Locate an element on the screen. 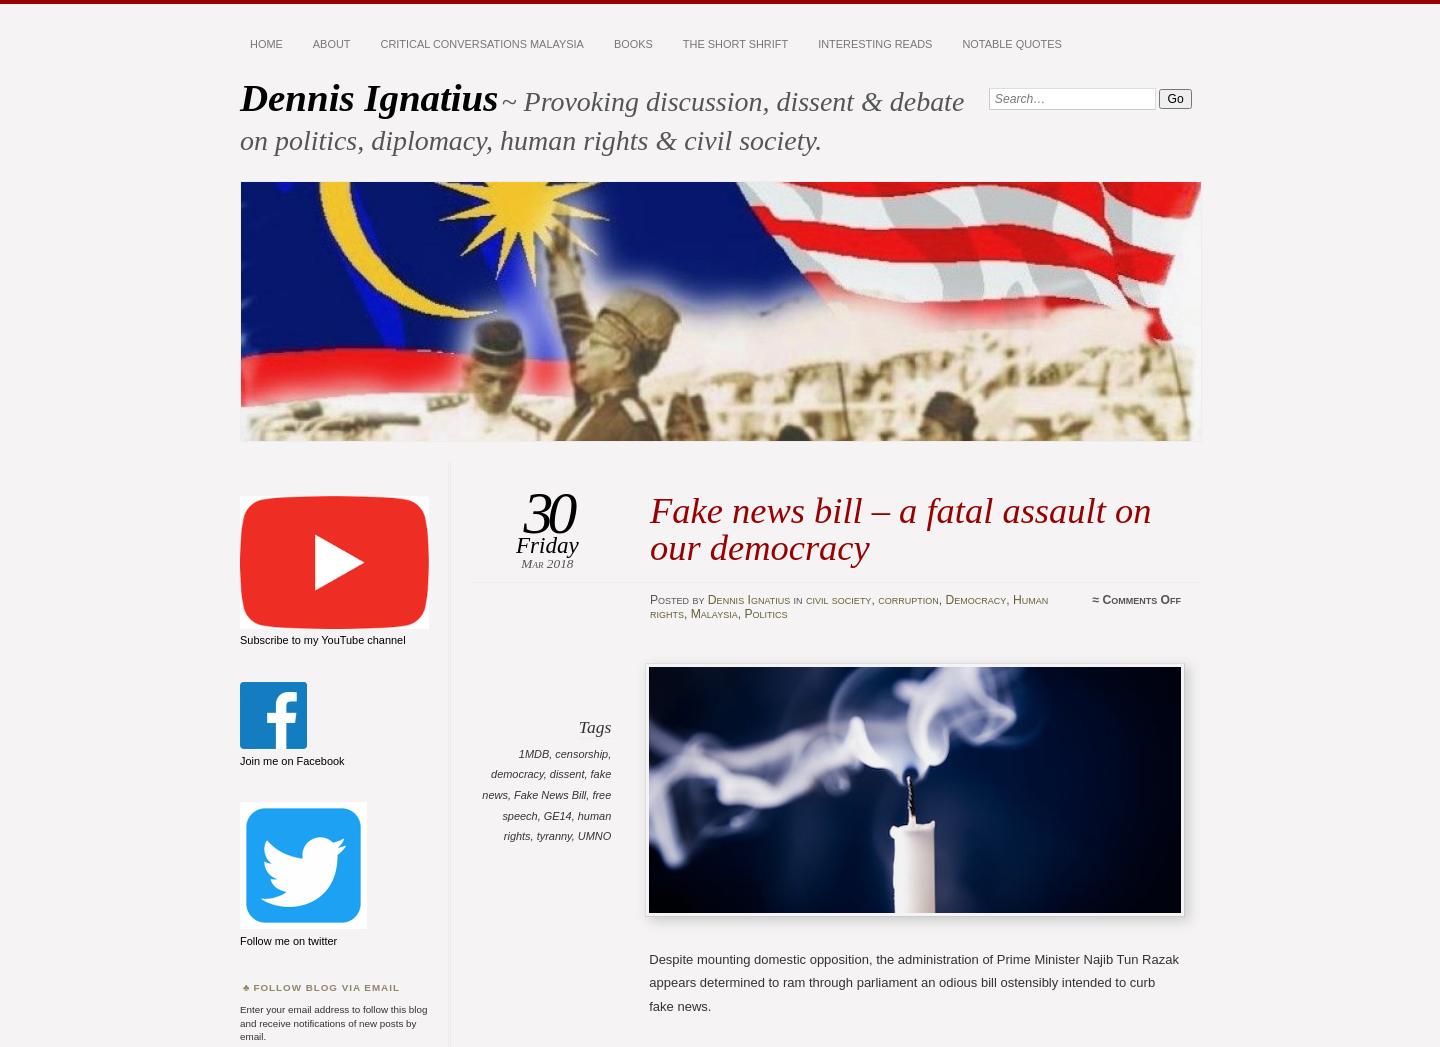 Image resolution: width=1440 pixels, height=1047 pixels. 'tyranny' is located at coordinates (553, 836).